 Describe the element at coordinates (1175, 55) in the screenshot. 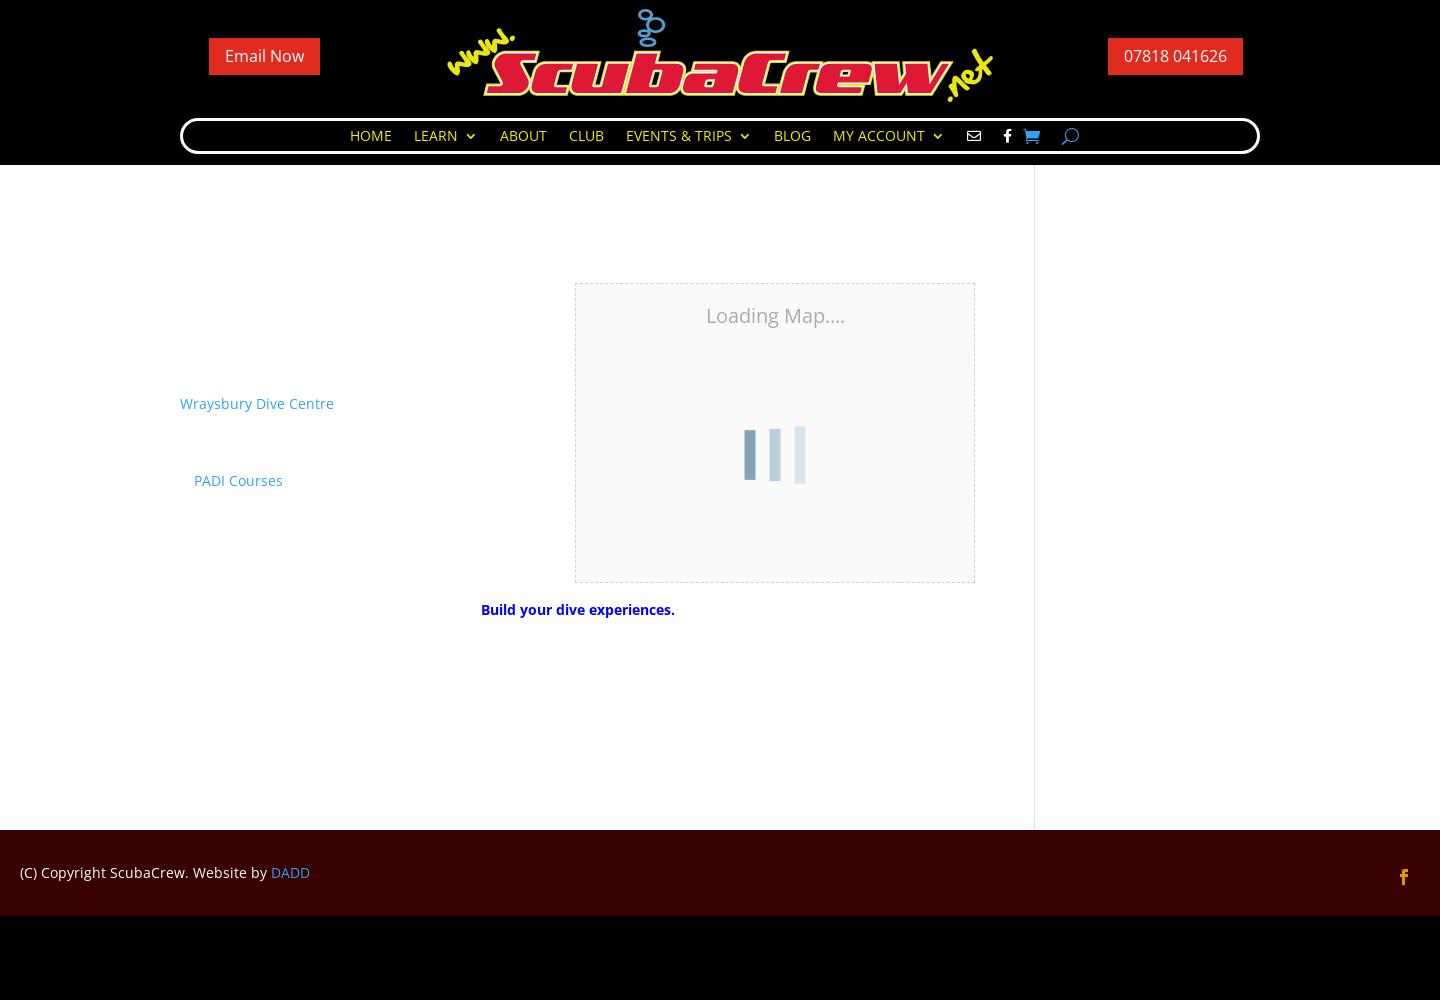

I see `'07818 041626'` at that location.